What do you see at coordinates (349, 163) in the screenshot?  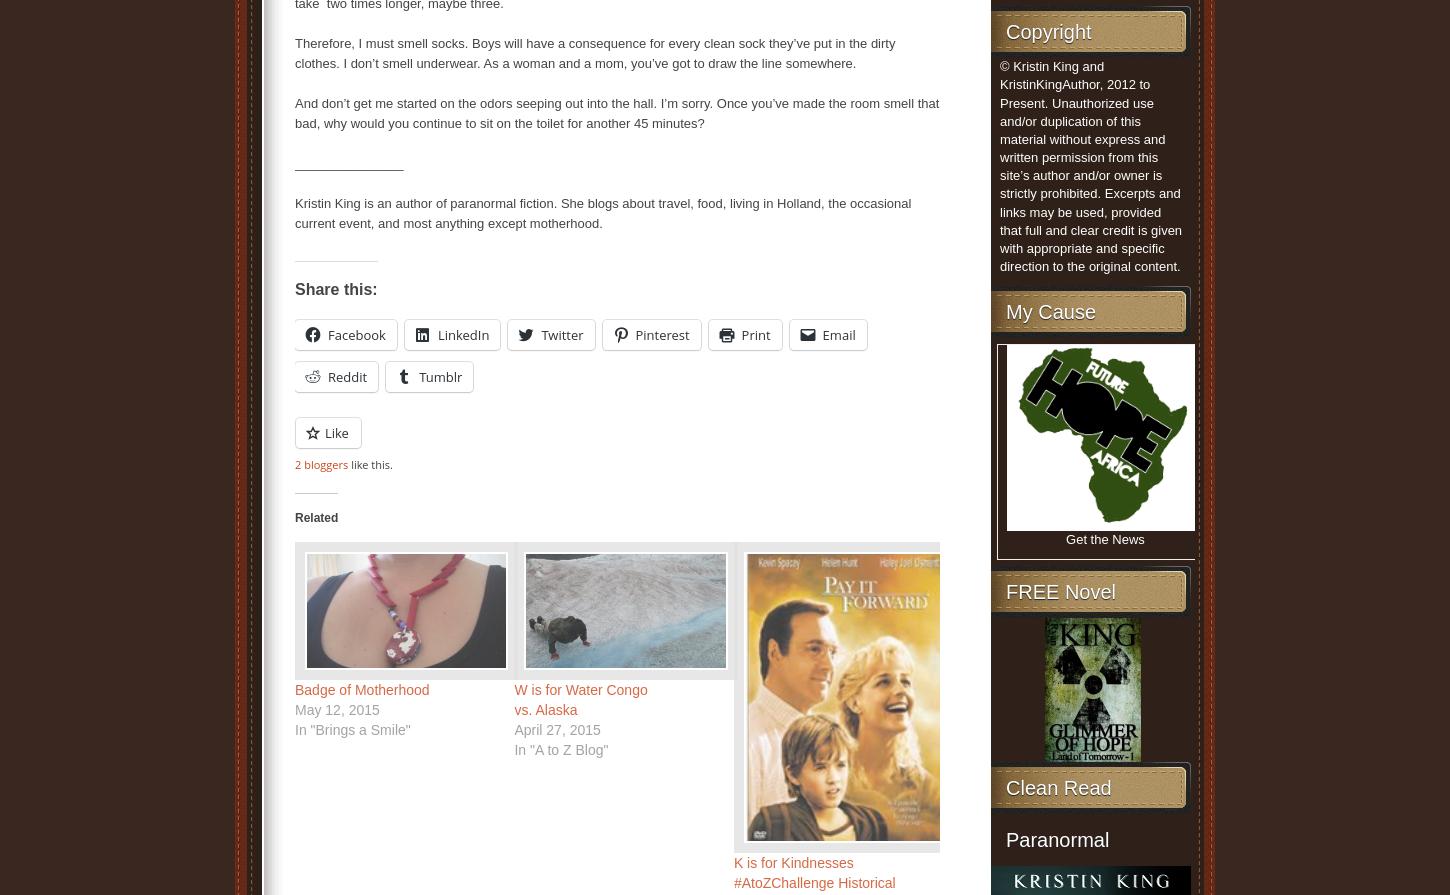 I see `'_______________'` at bounding box center [349, 163].